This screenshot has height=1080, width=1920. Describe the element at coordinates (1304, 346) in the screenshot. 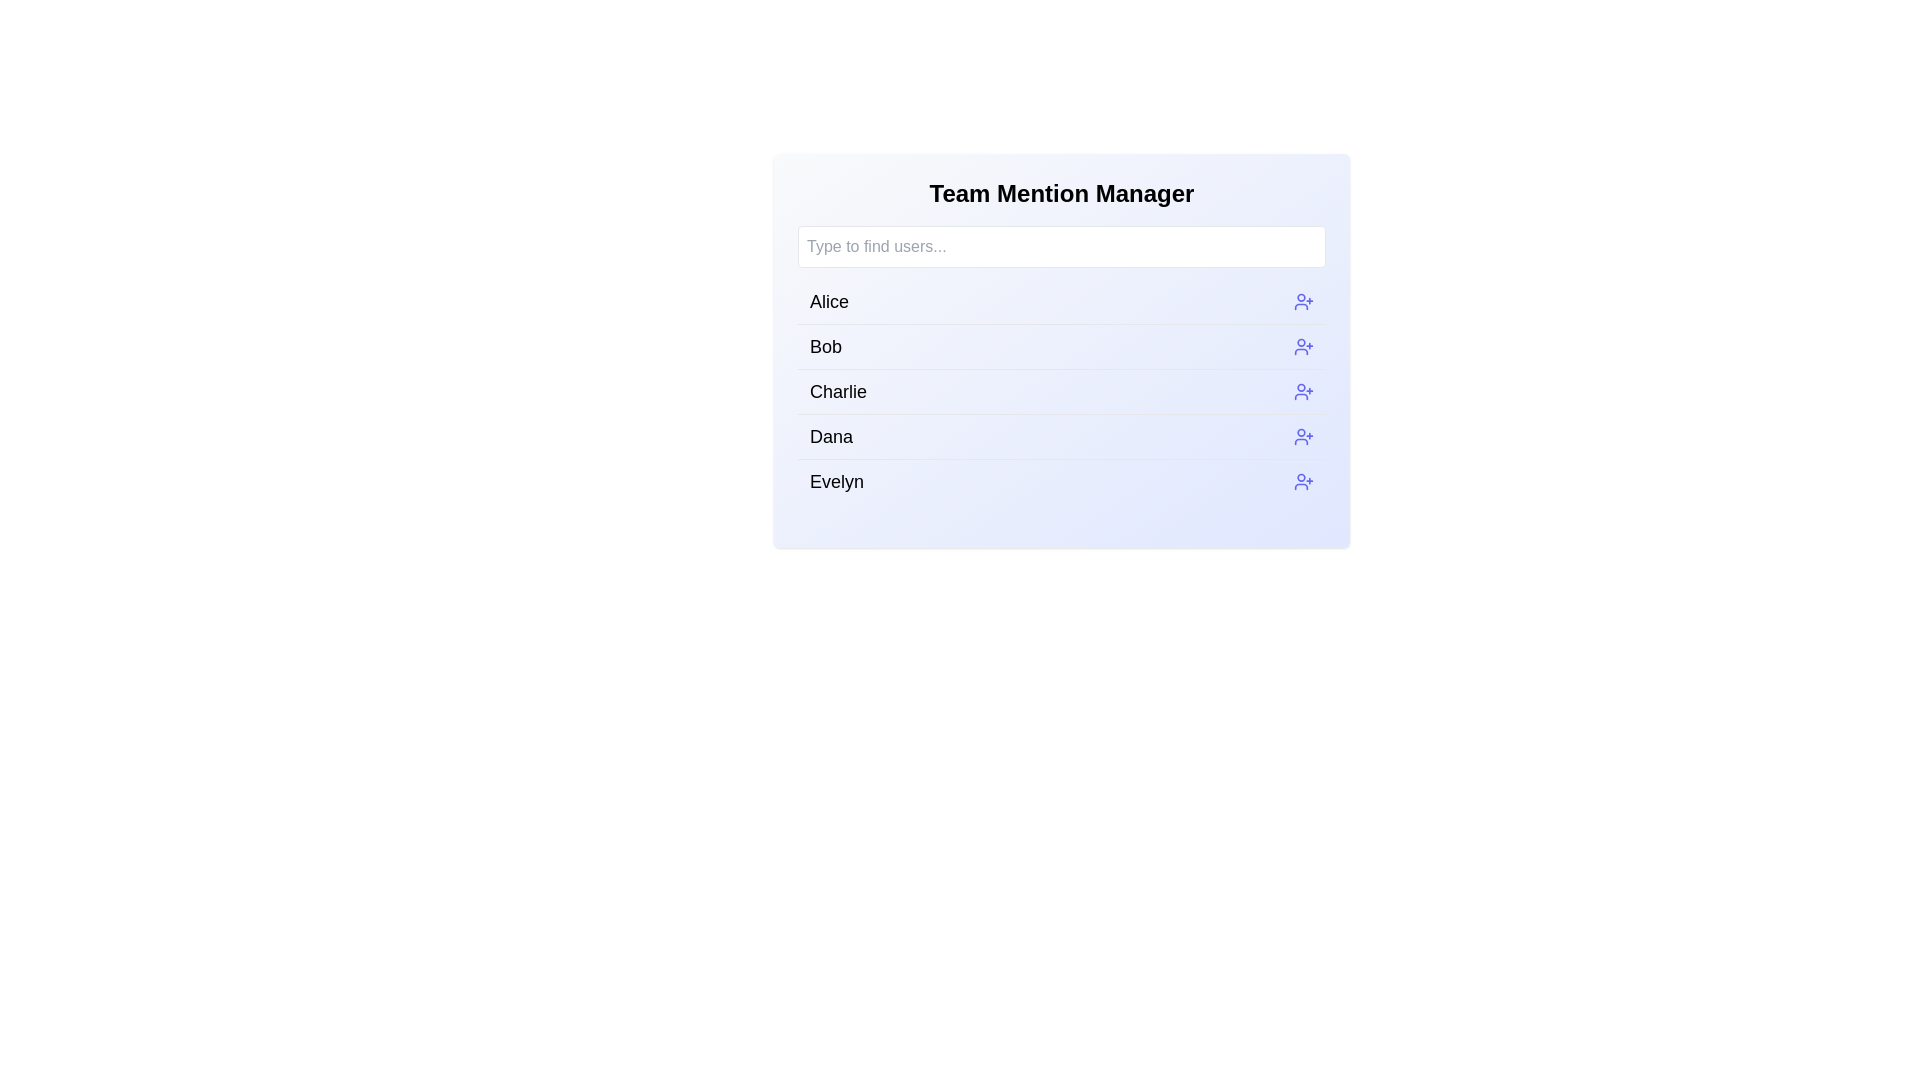

I see `the Icon Button located immediately to the right of the text 'Bob' in the 'Team Mention Manager' section` at that location.